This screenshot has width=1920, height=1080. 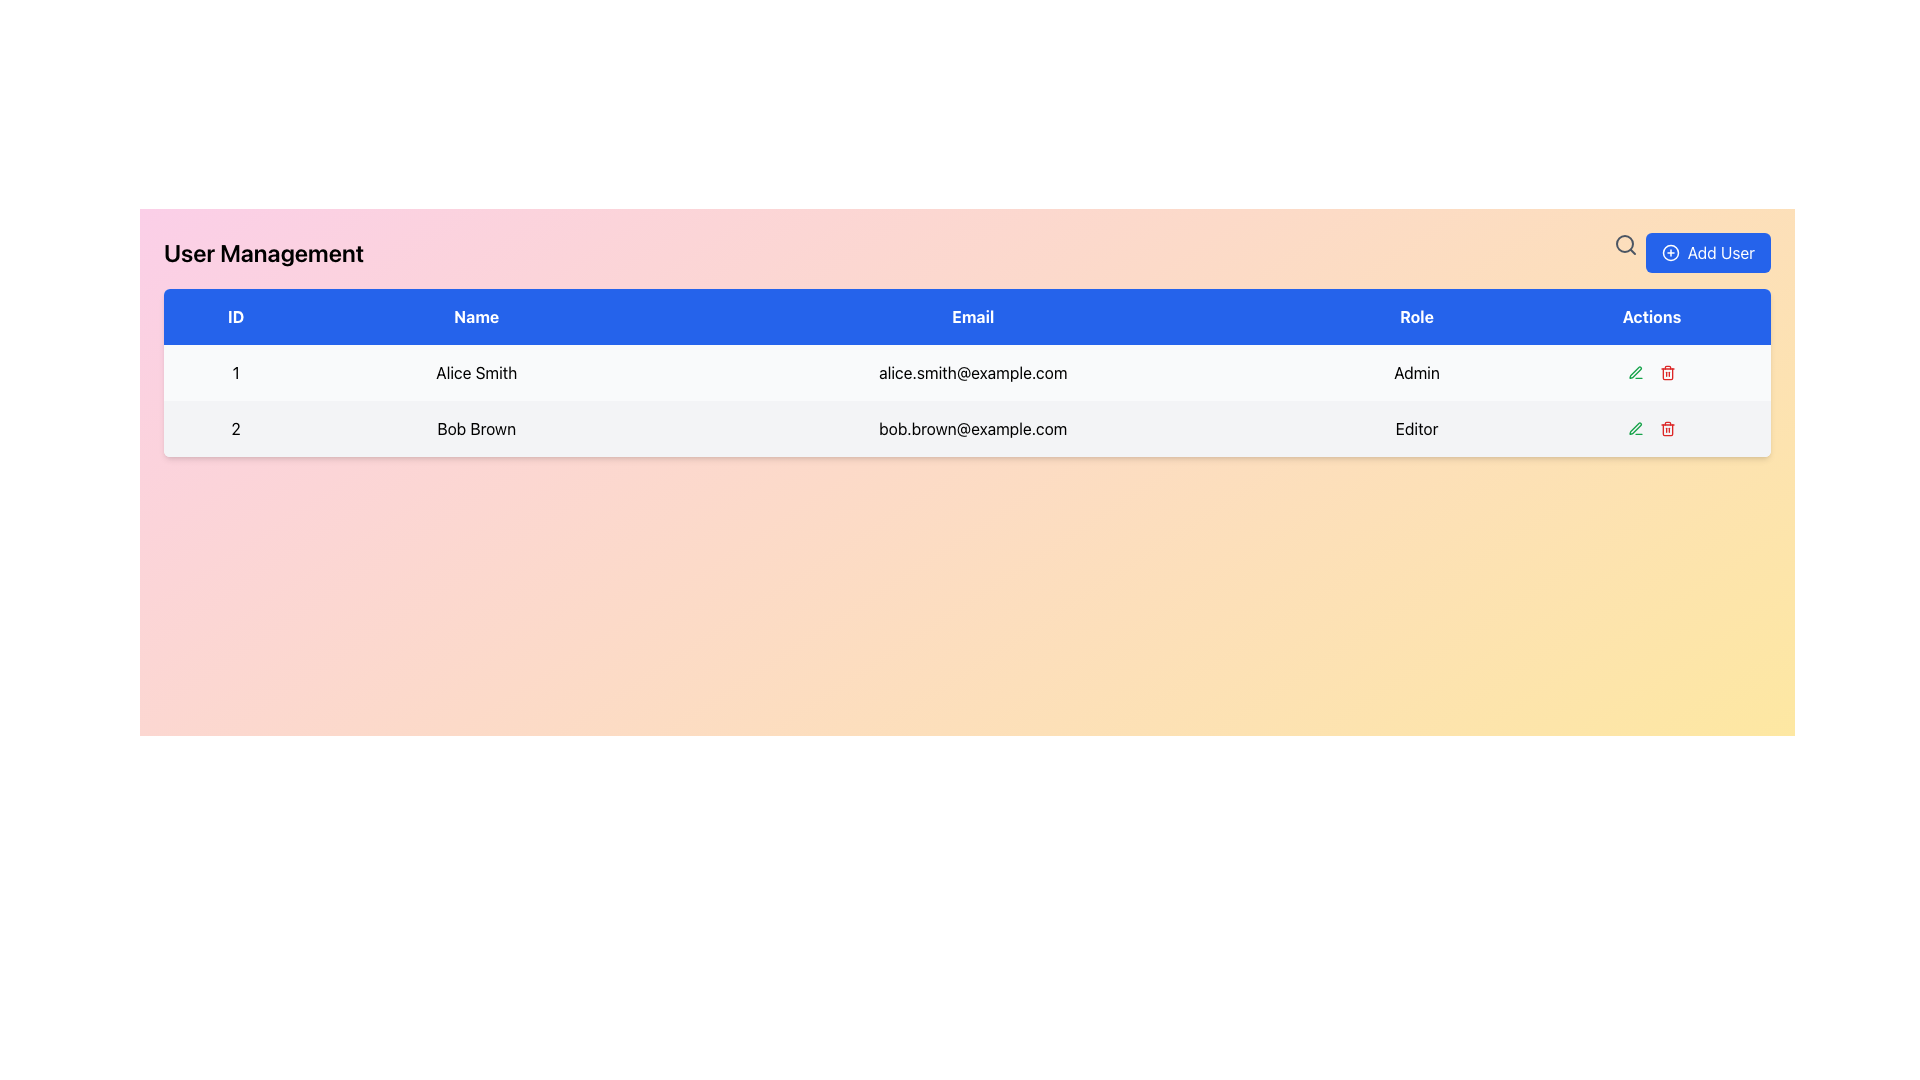 What do you see at coordinates (475, 373) in the screenshot?
I see `the static text element that displays the user's name in the user management table, located in the second column of the first row, adjacent to '1' and 'alice.smith@example.com'` at bounding box center [475, 373].